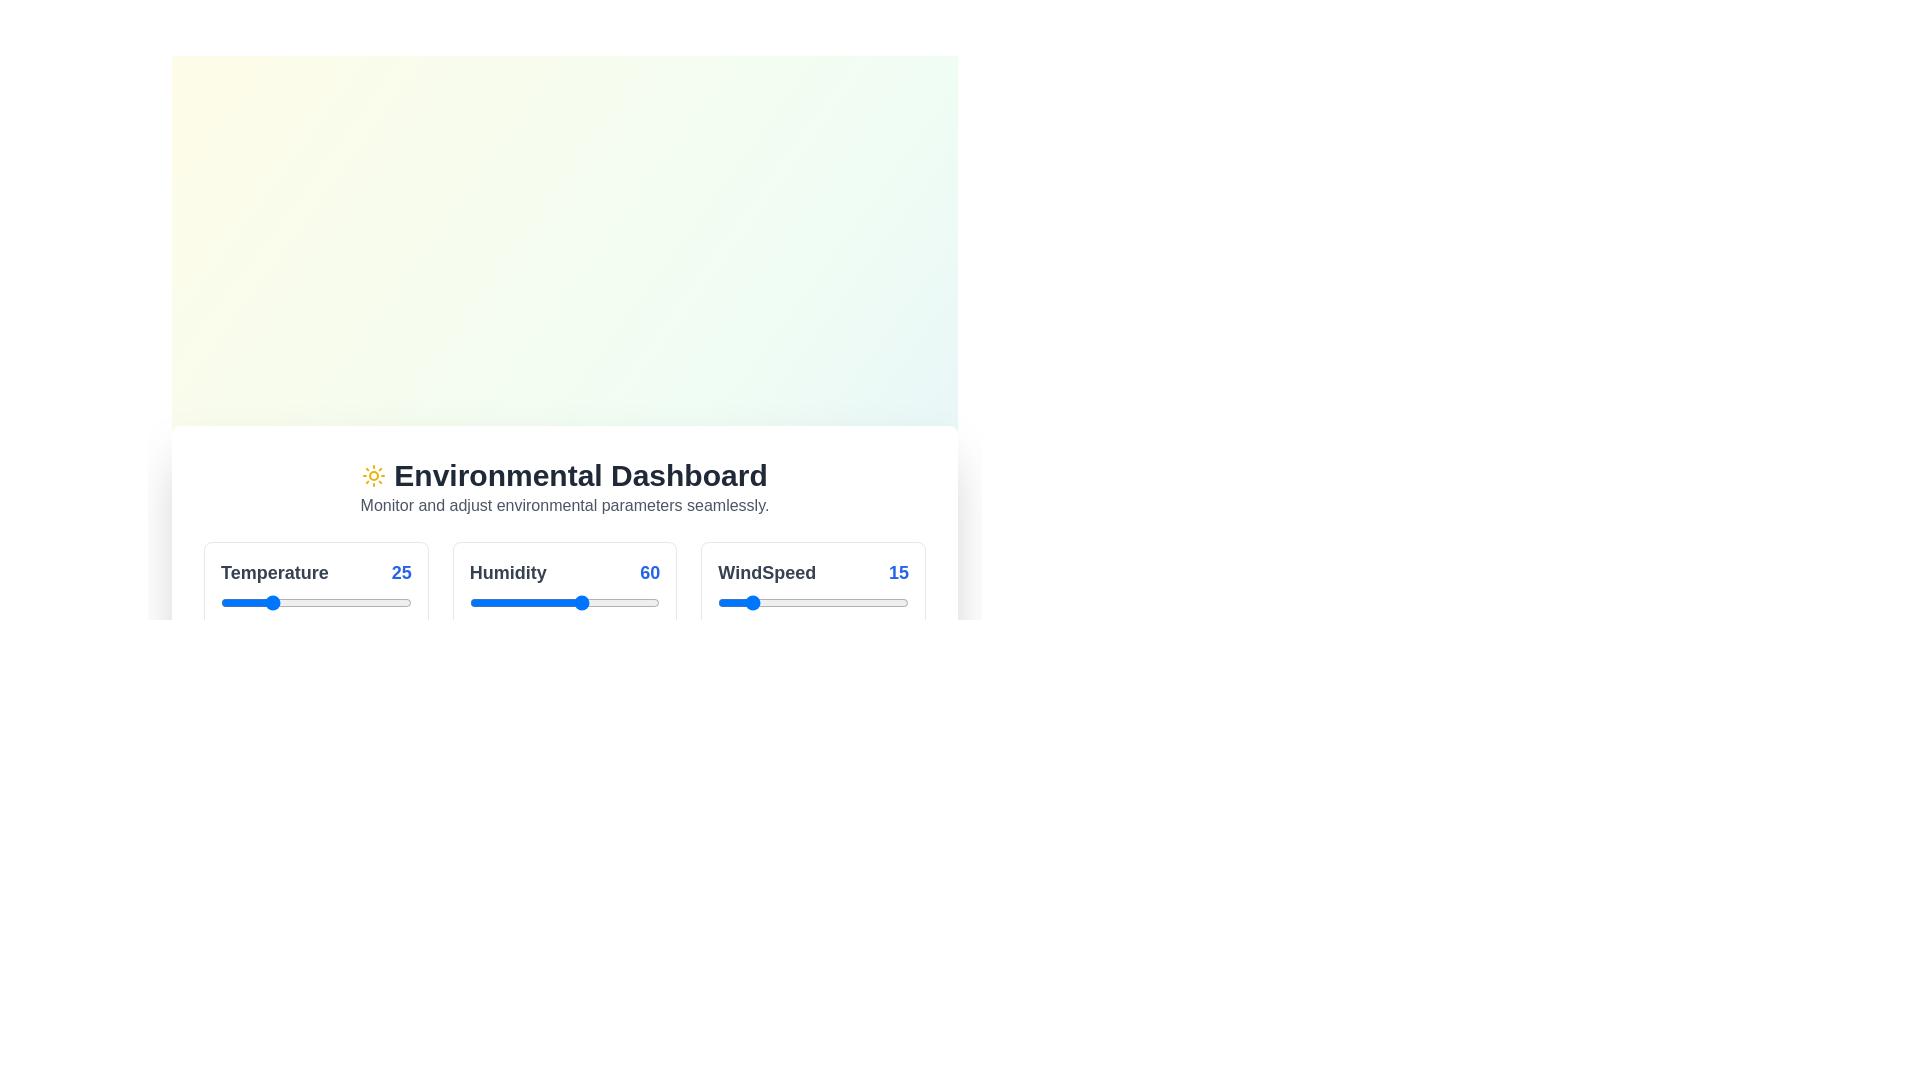 This screenshot has width=1920, height=1080. What do you see at coordinates (624, 601) in the screenshot?
I see `the Humidity slider` at bounding box center [624, 601].